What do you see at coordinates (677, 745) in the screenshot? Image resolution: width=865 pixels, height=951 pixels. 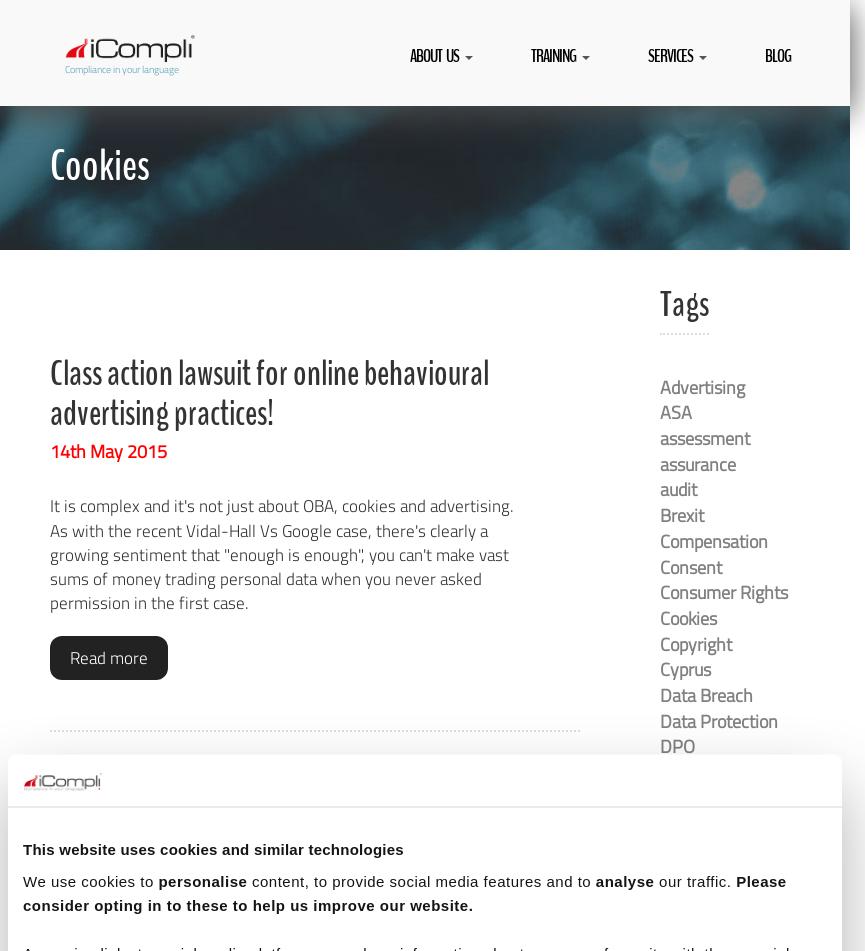 I see `'DPO'` at bounding box center [677, 745].